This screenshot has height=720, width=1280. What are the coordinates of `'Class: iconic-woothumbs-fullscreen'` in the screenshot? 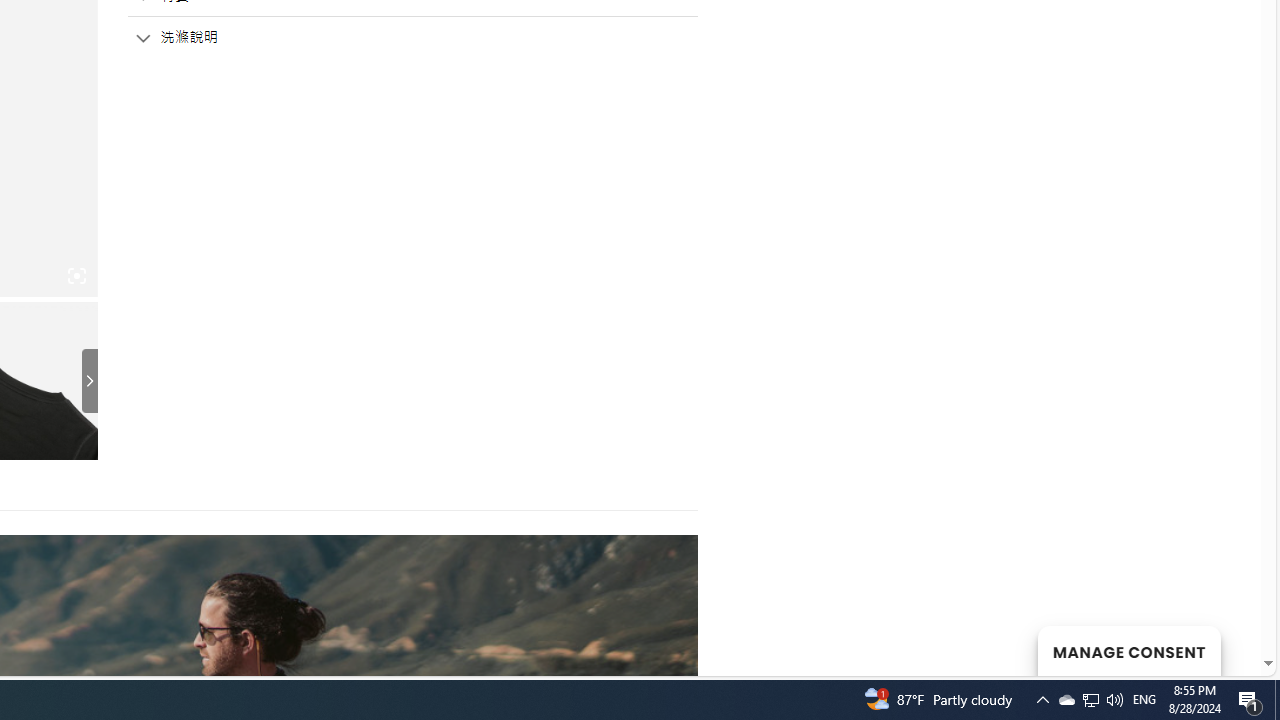 It's located at (76, 276).